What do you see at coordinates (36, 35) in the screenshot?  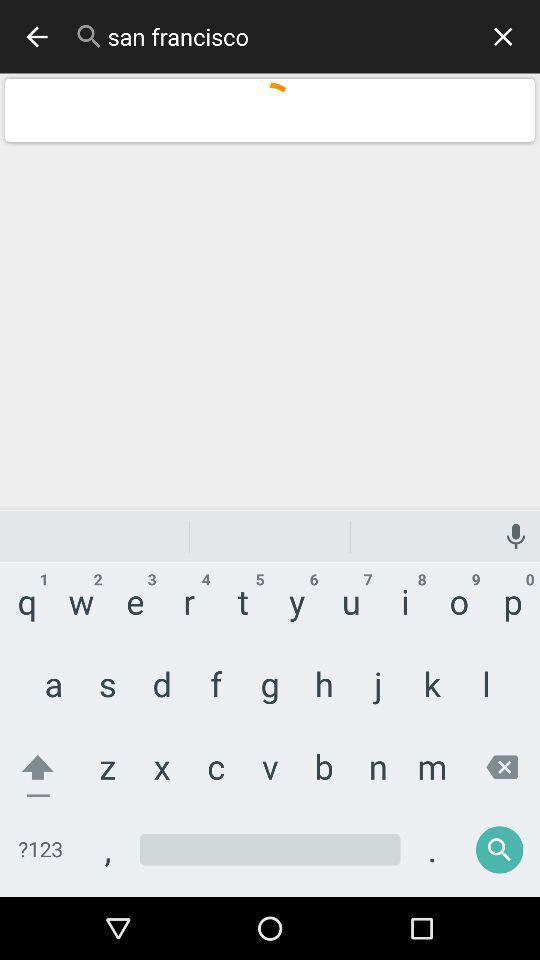 I see `the arrow_backward icon` at bounding box center [36, 35].